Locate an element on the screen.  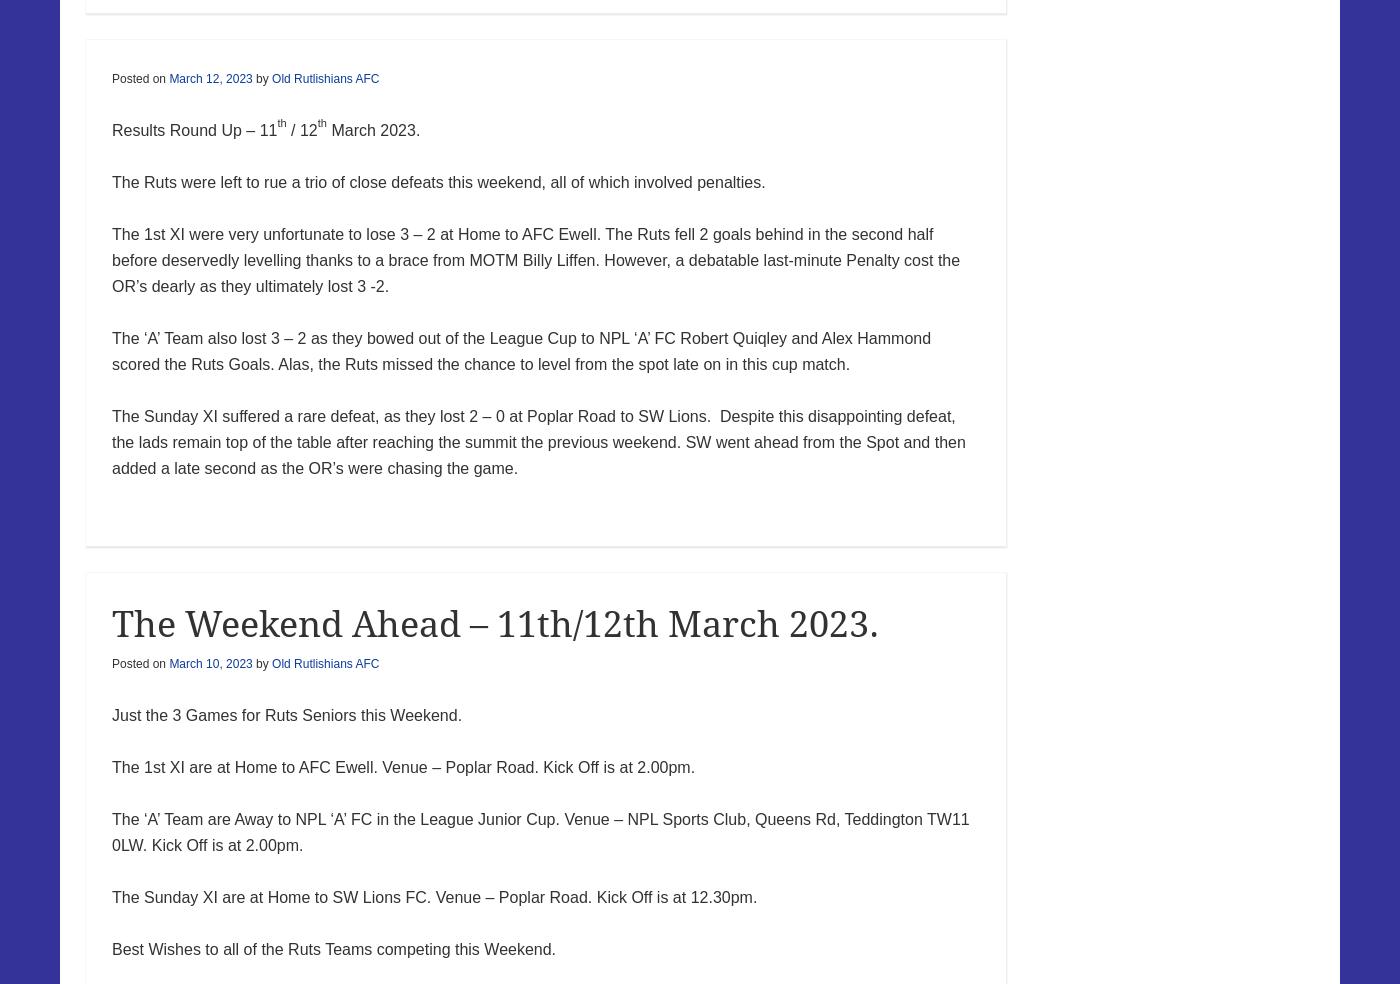
'The 1st XI were very unfortunate to lose 3 – 2 at Home to AFC Ewell. The Ruts fell 2 goals behind in the second half before deservedly levelling thanks to a brace from MOTM Billy Liffen. However, a debatable last-minute Penalty cost the OR’s dearly as they ultimately lost 3 -2.' is located at coordinates (536, 258).